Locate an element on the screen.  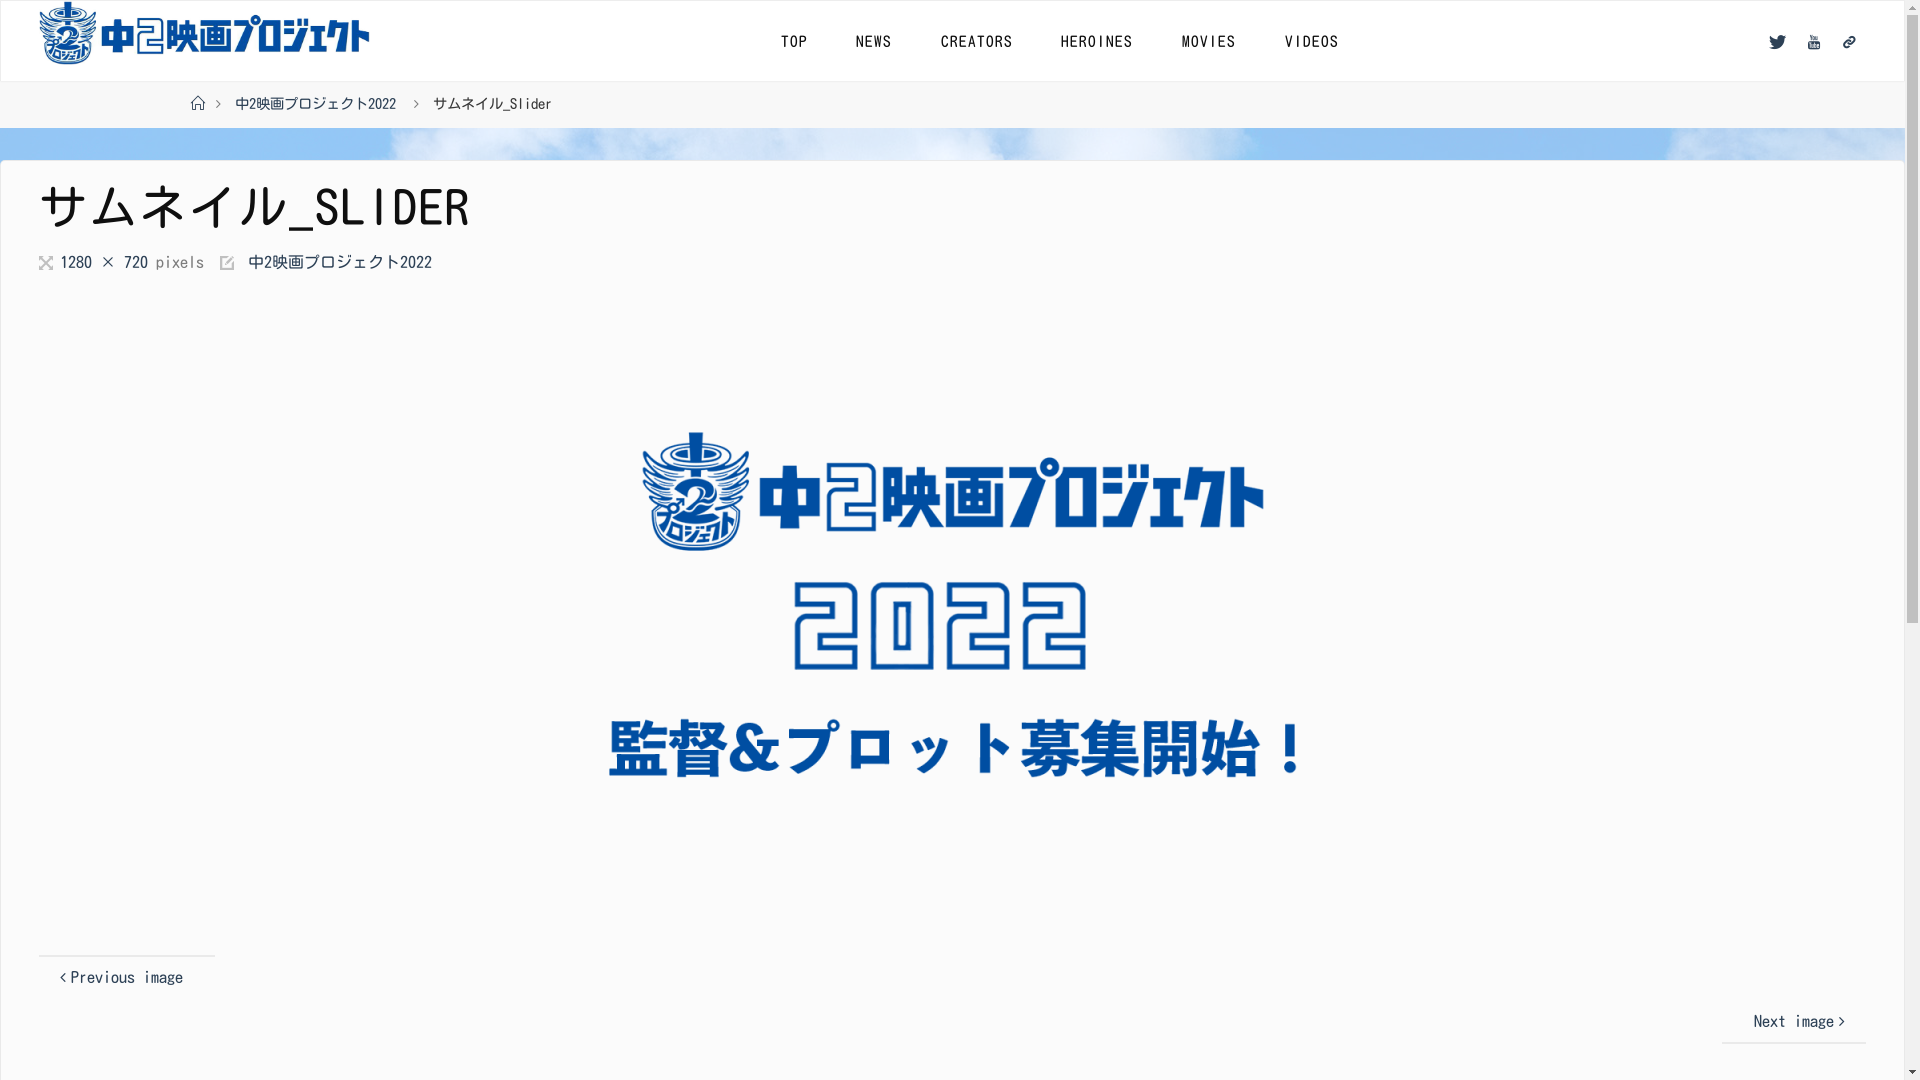
'Published in' is located at coordinates (228, 261).